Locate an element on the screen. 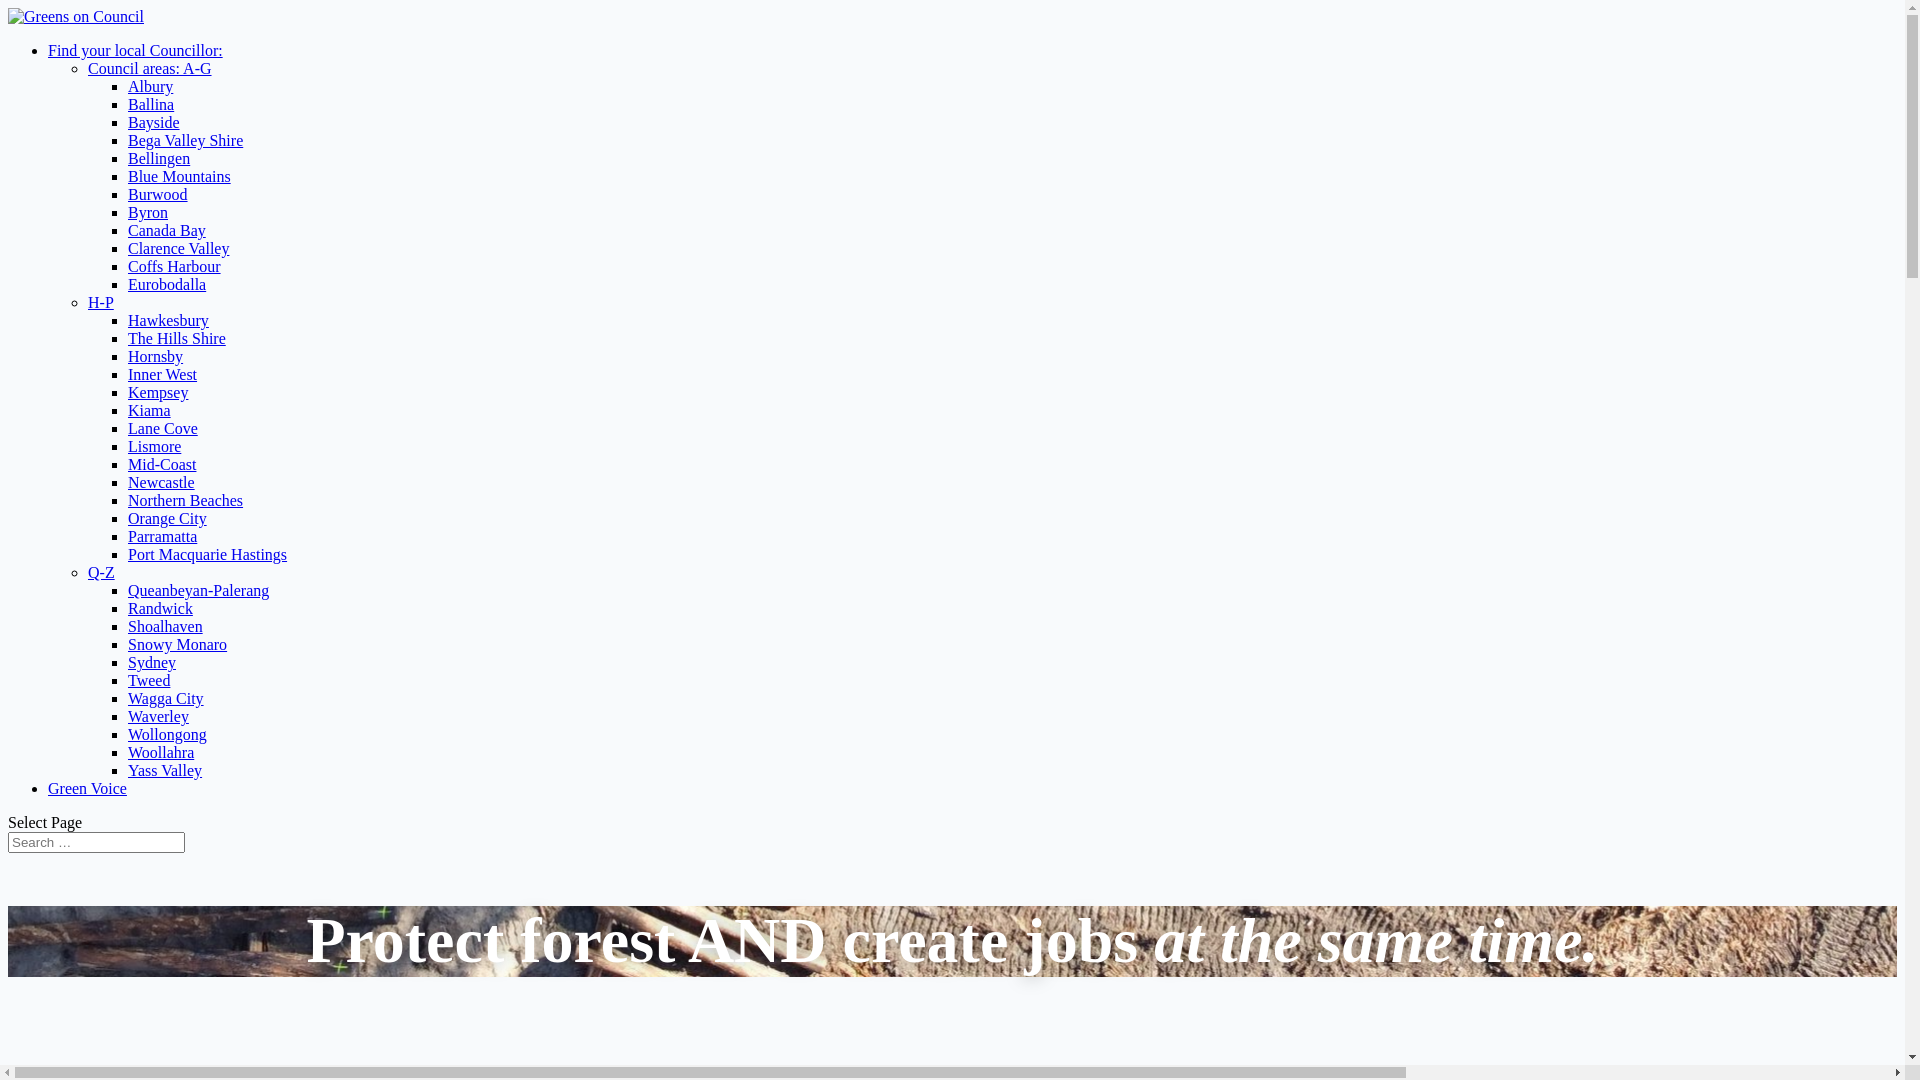 This screenshot has height=1080, width=1920. 'Hornsby' is located at coordinates (154, 355).